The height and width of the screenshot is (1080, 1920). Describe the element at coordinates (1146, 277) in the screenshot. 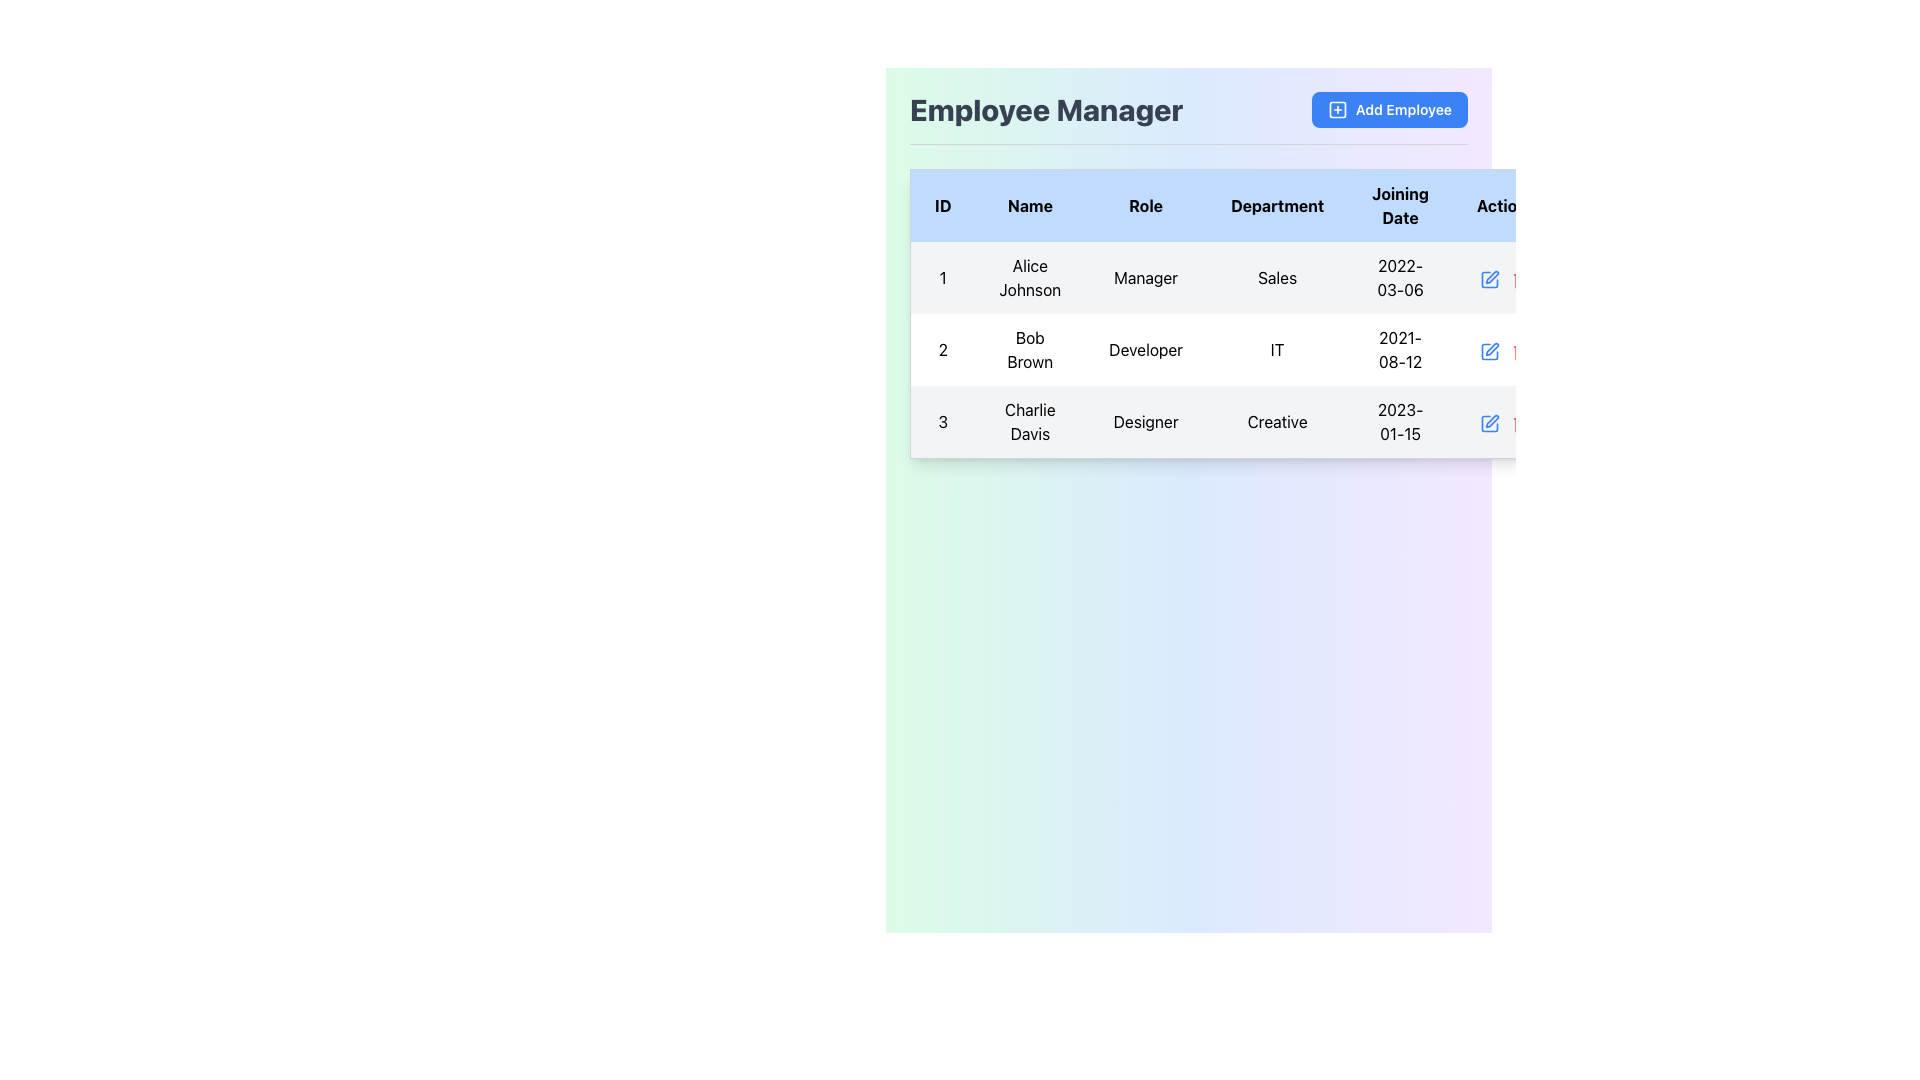

I see `the static text cell displaying 'Manager' in the third column of the table associated with 'Alice Johnson'` at that location.